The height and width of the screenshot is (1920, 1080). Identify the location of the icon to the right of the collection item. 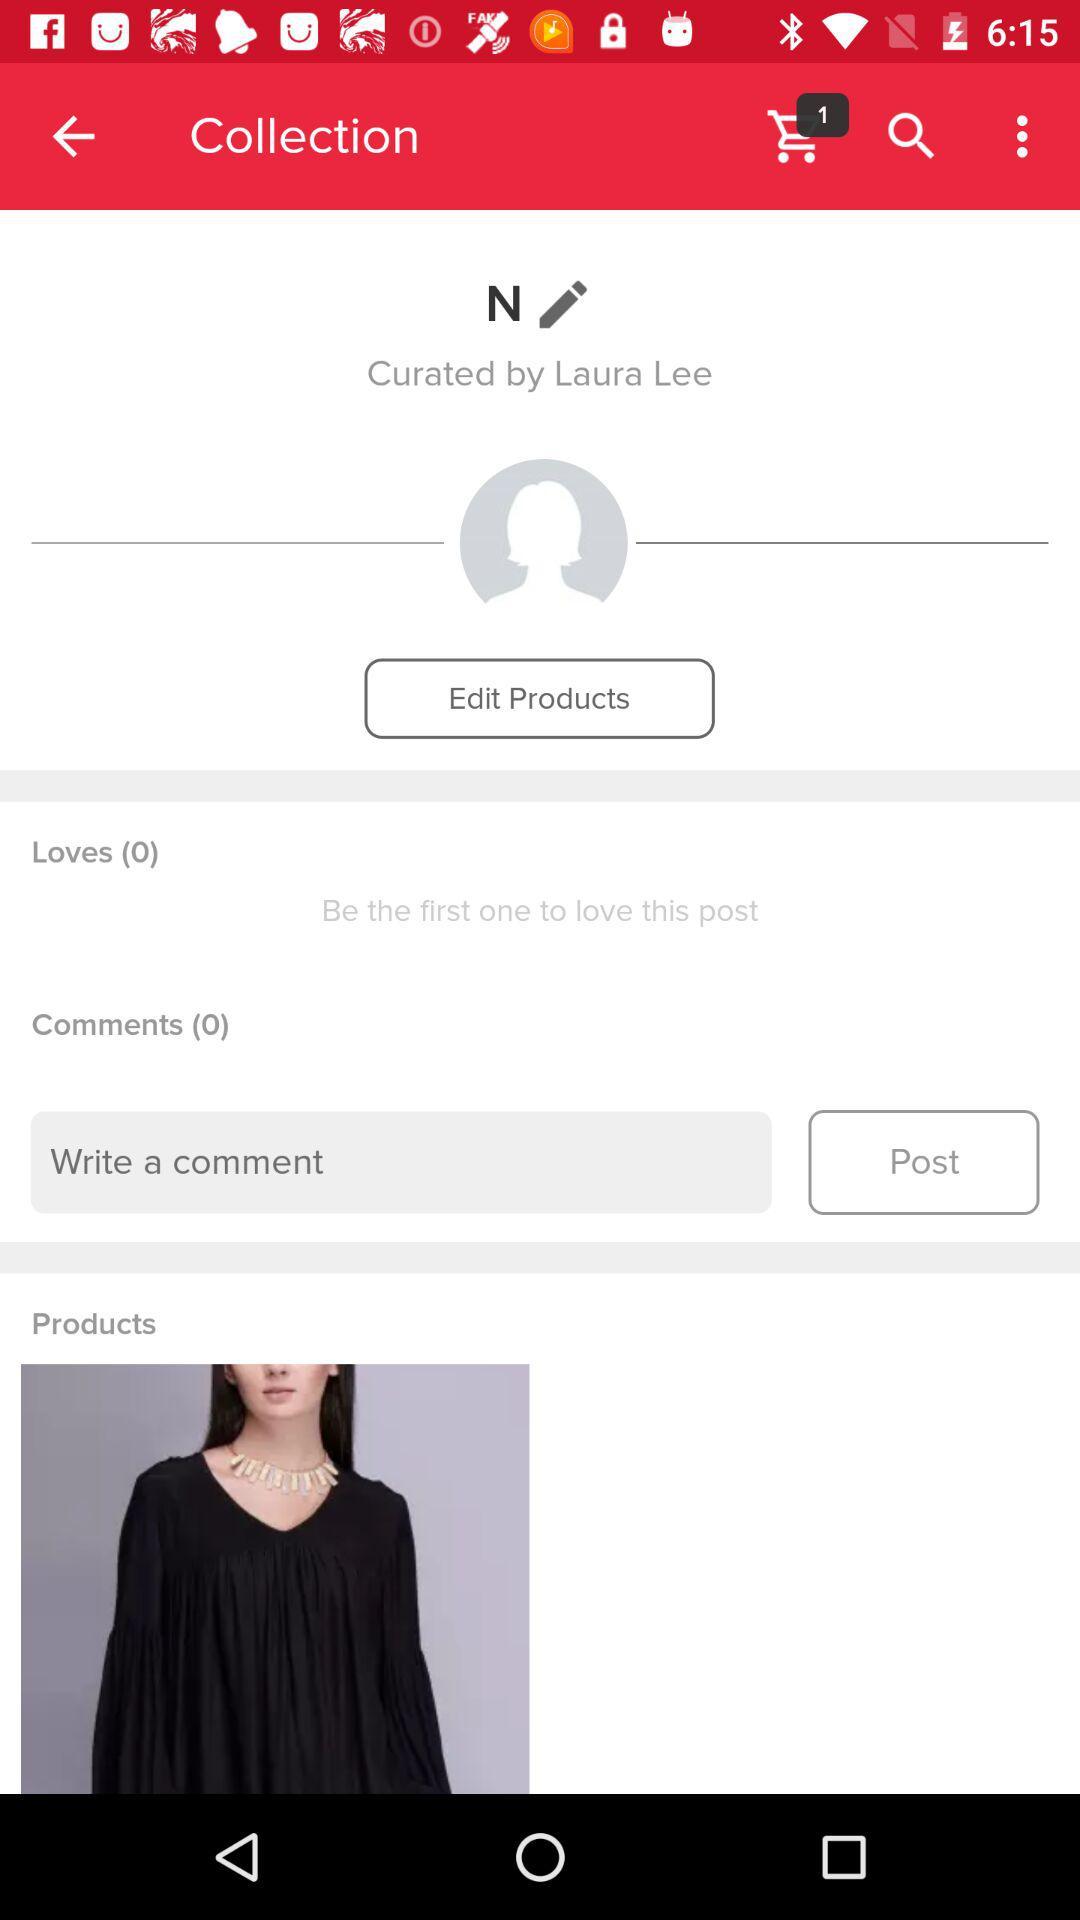
(795, 135).